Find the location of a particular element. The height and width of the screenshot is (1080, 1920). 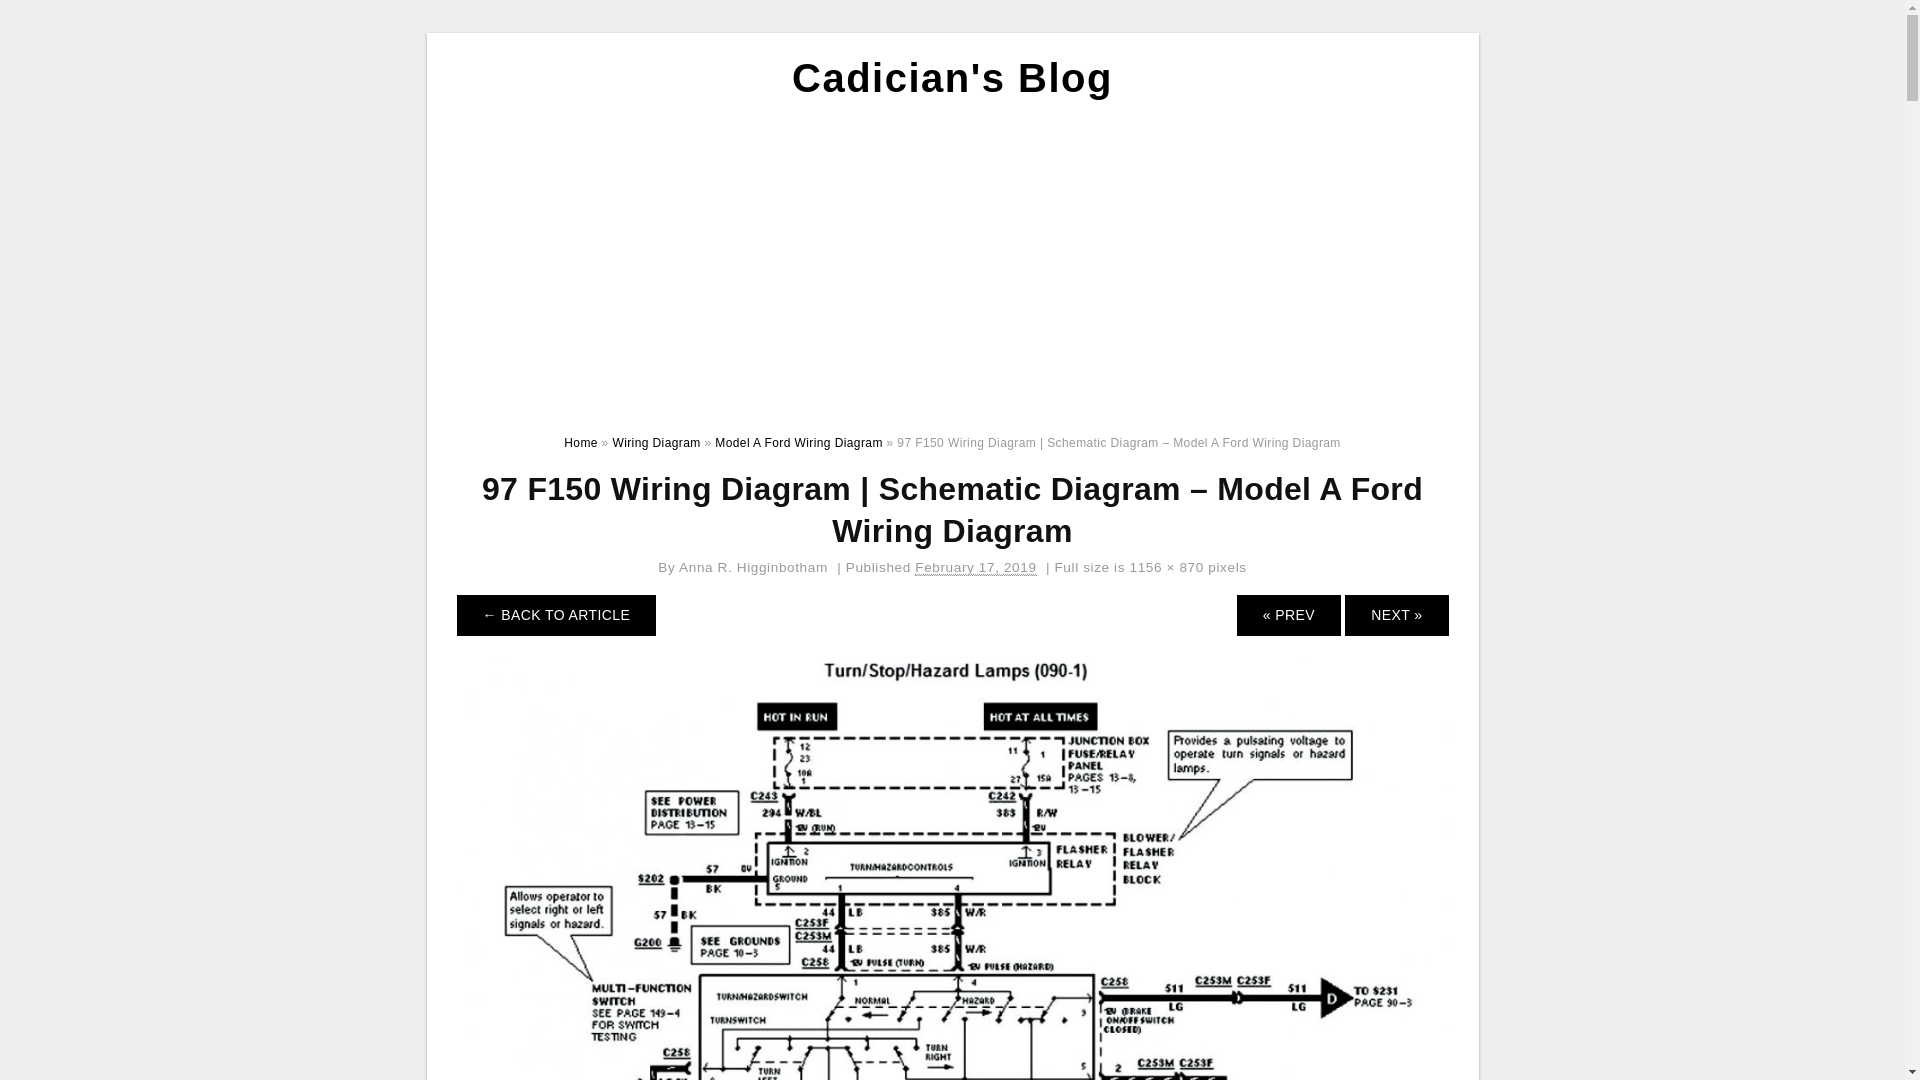

'Cadician's Blog' is located at coordinates (951, 76).